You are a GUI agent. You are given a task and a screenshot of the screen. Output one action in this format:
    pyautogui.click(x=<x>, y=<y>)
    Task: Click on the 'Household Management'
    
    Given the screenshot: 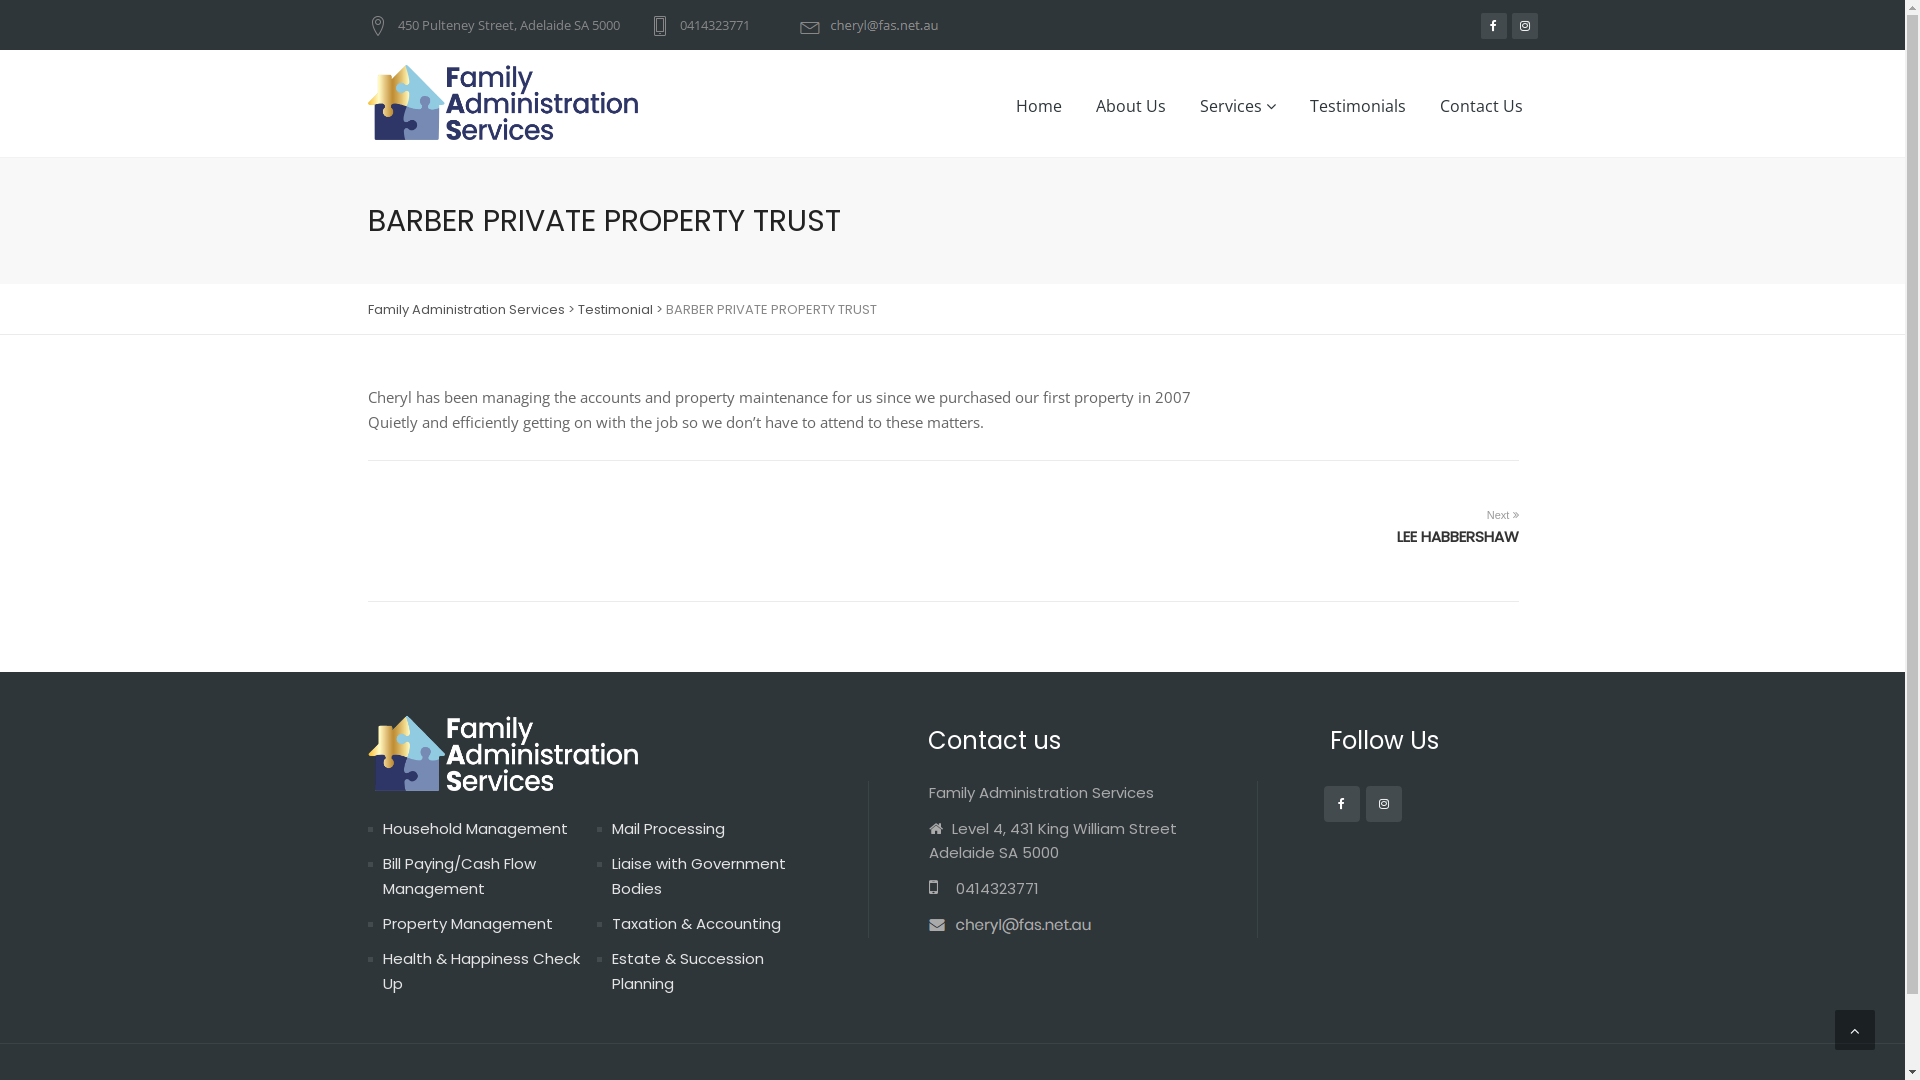 What is the action you would take?
    pyautogui.click(x=473, y=828)
    